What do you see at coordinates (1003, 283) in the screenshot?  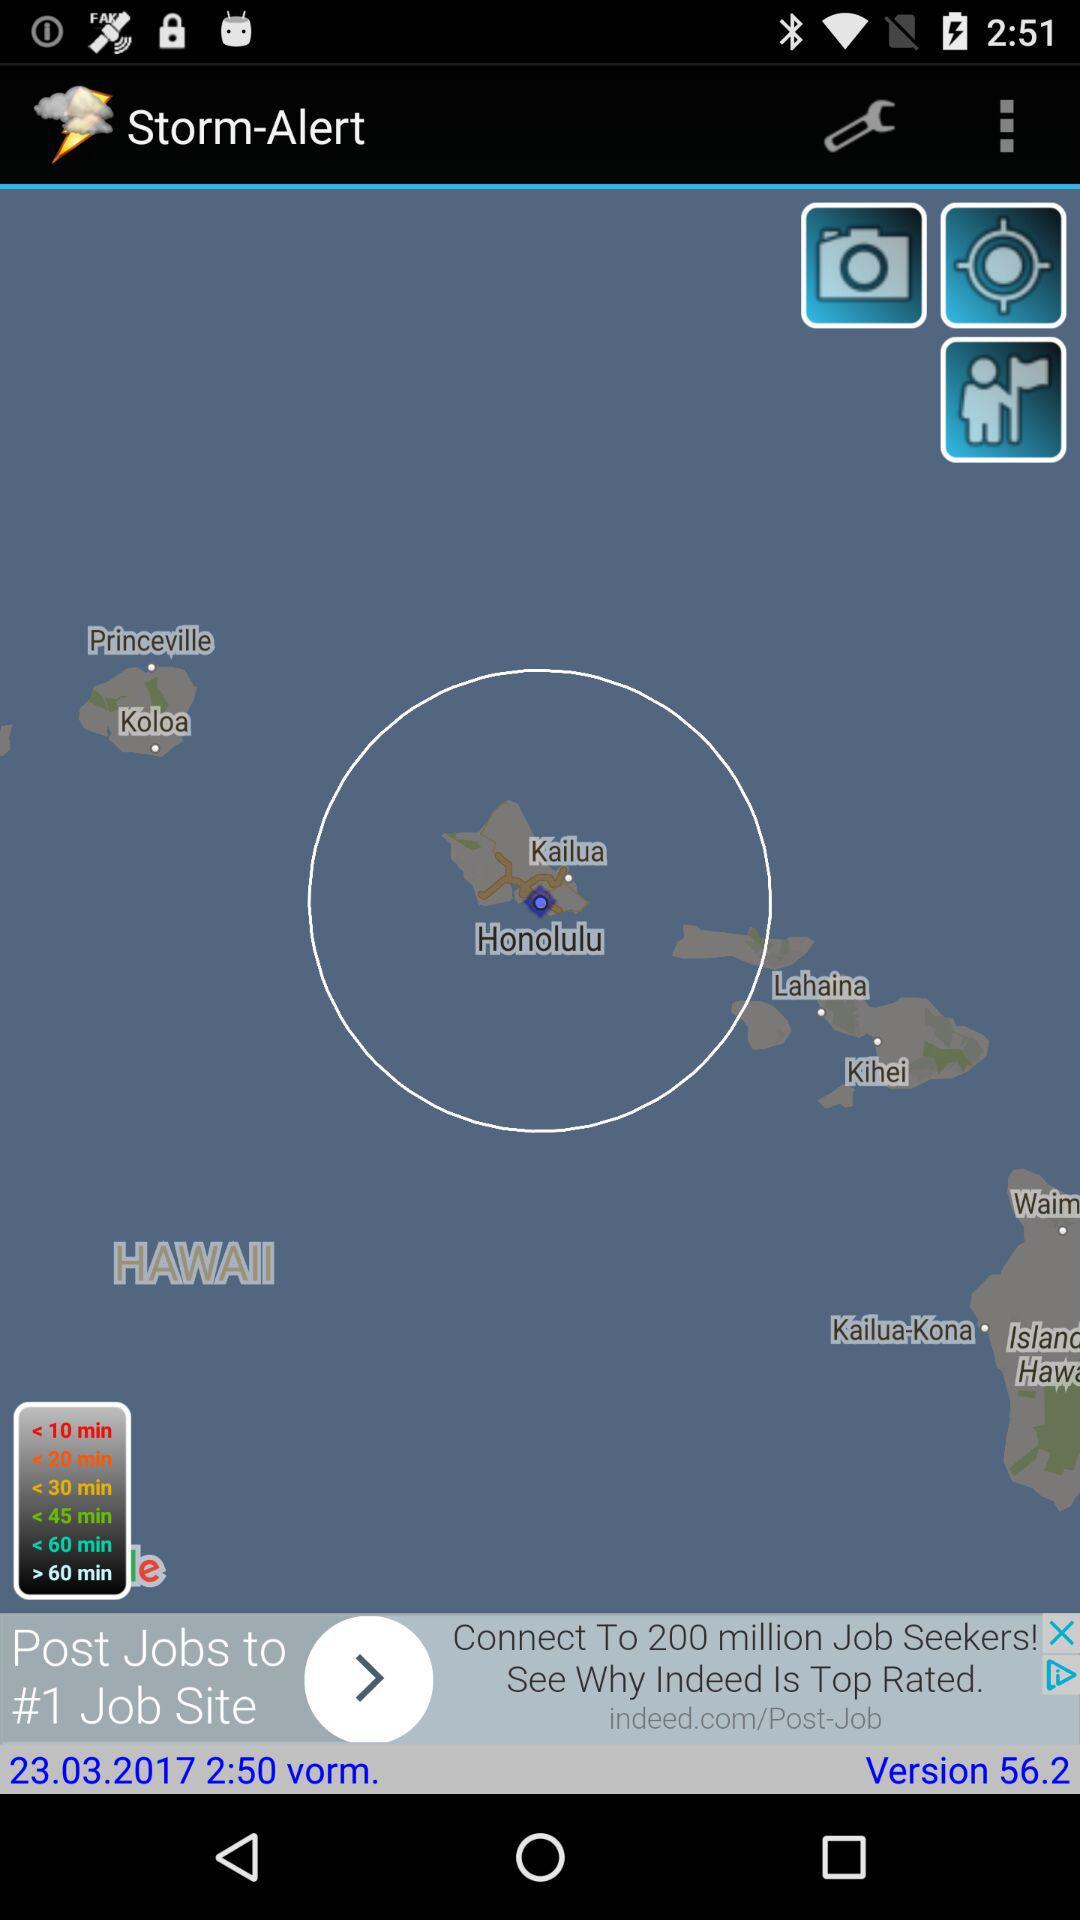 I see `the location_crosshair icon` at bounding box center [1003, 283].